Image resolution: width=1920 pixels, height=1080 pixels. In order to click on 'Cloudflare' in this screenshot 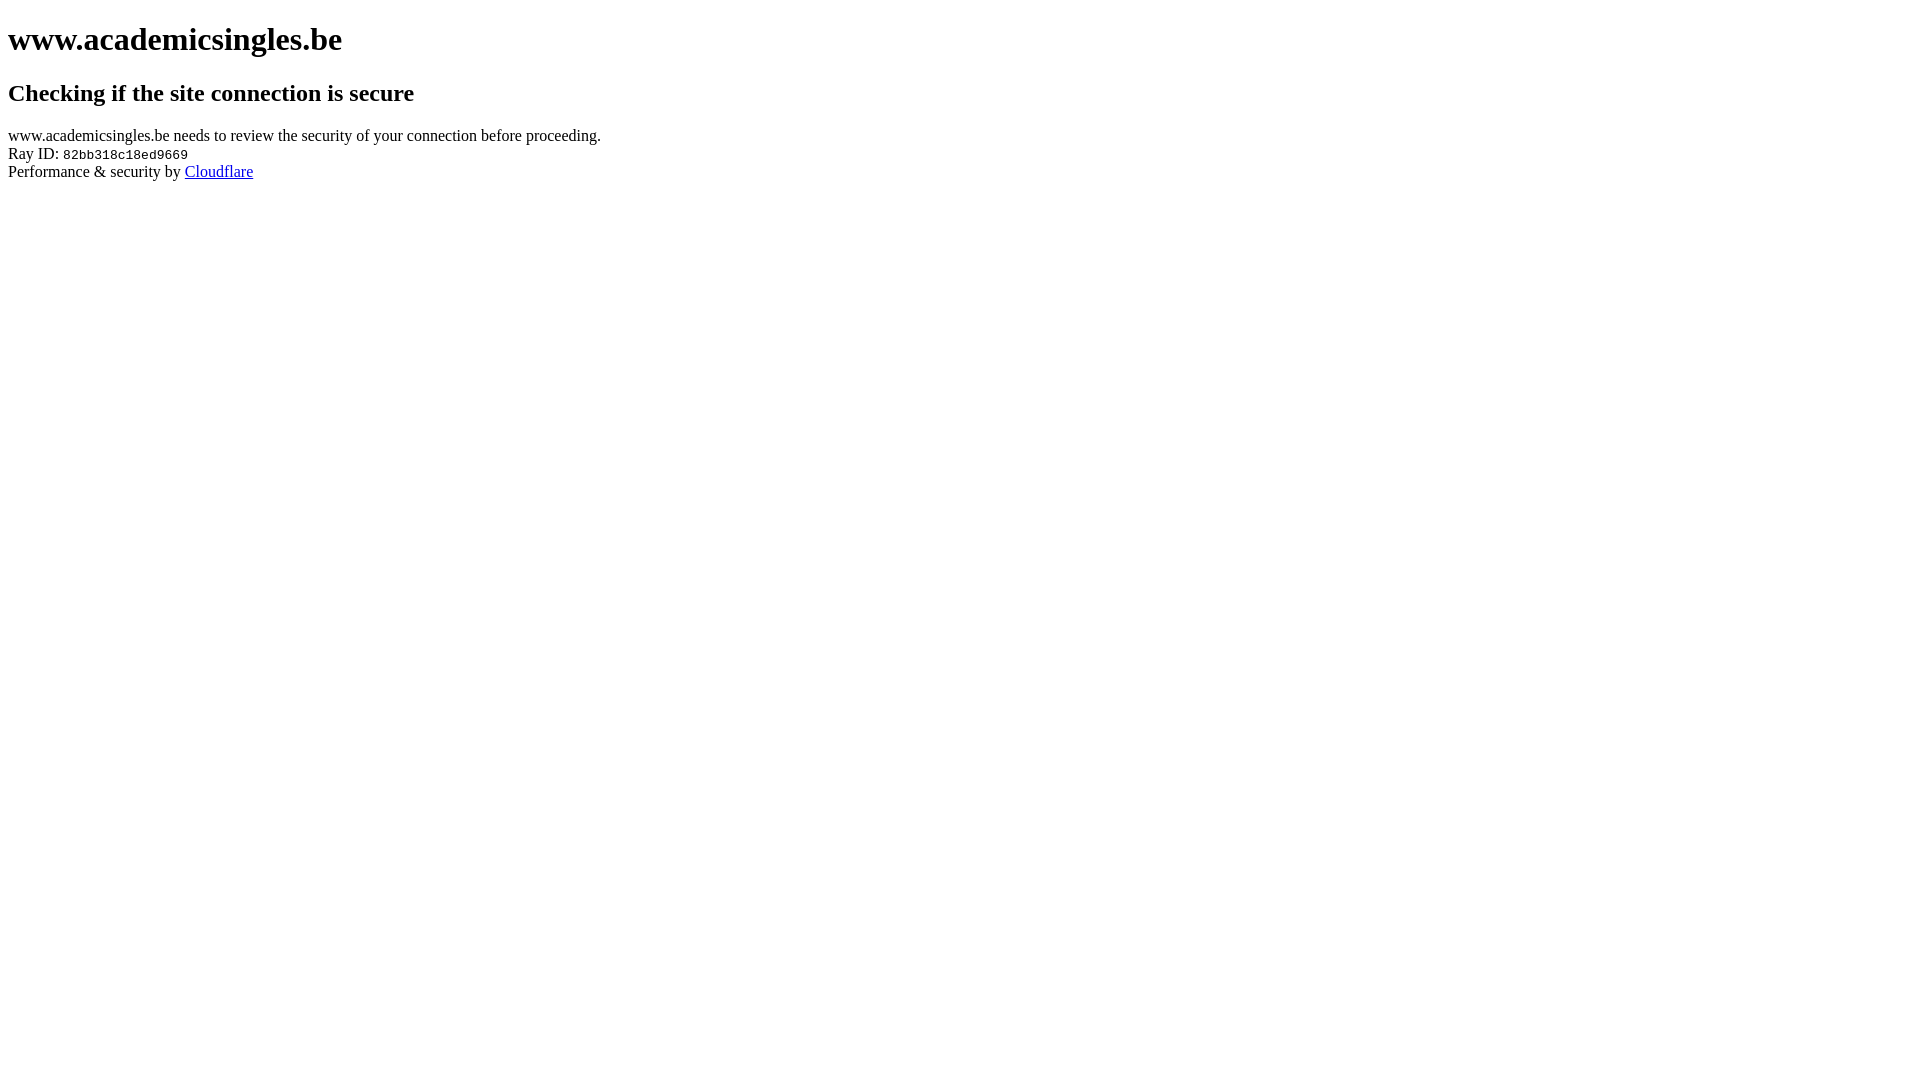, I will do `click(185, 170)`.